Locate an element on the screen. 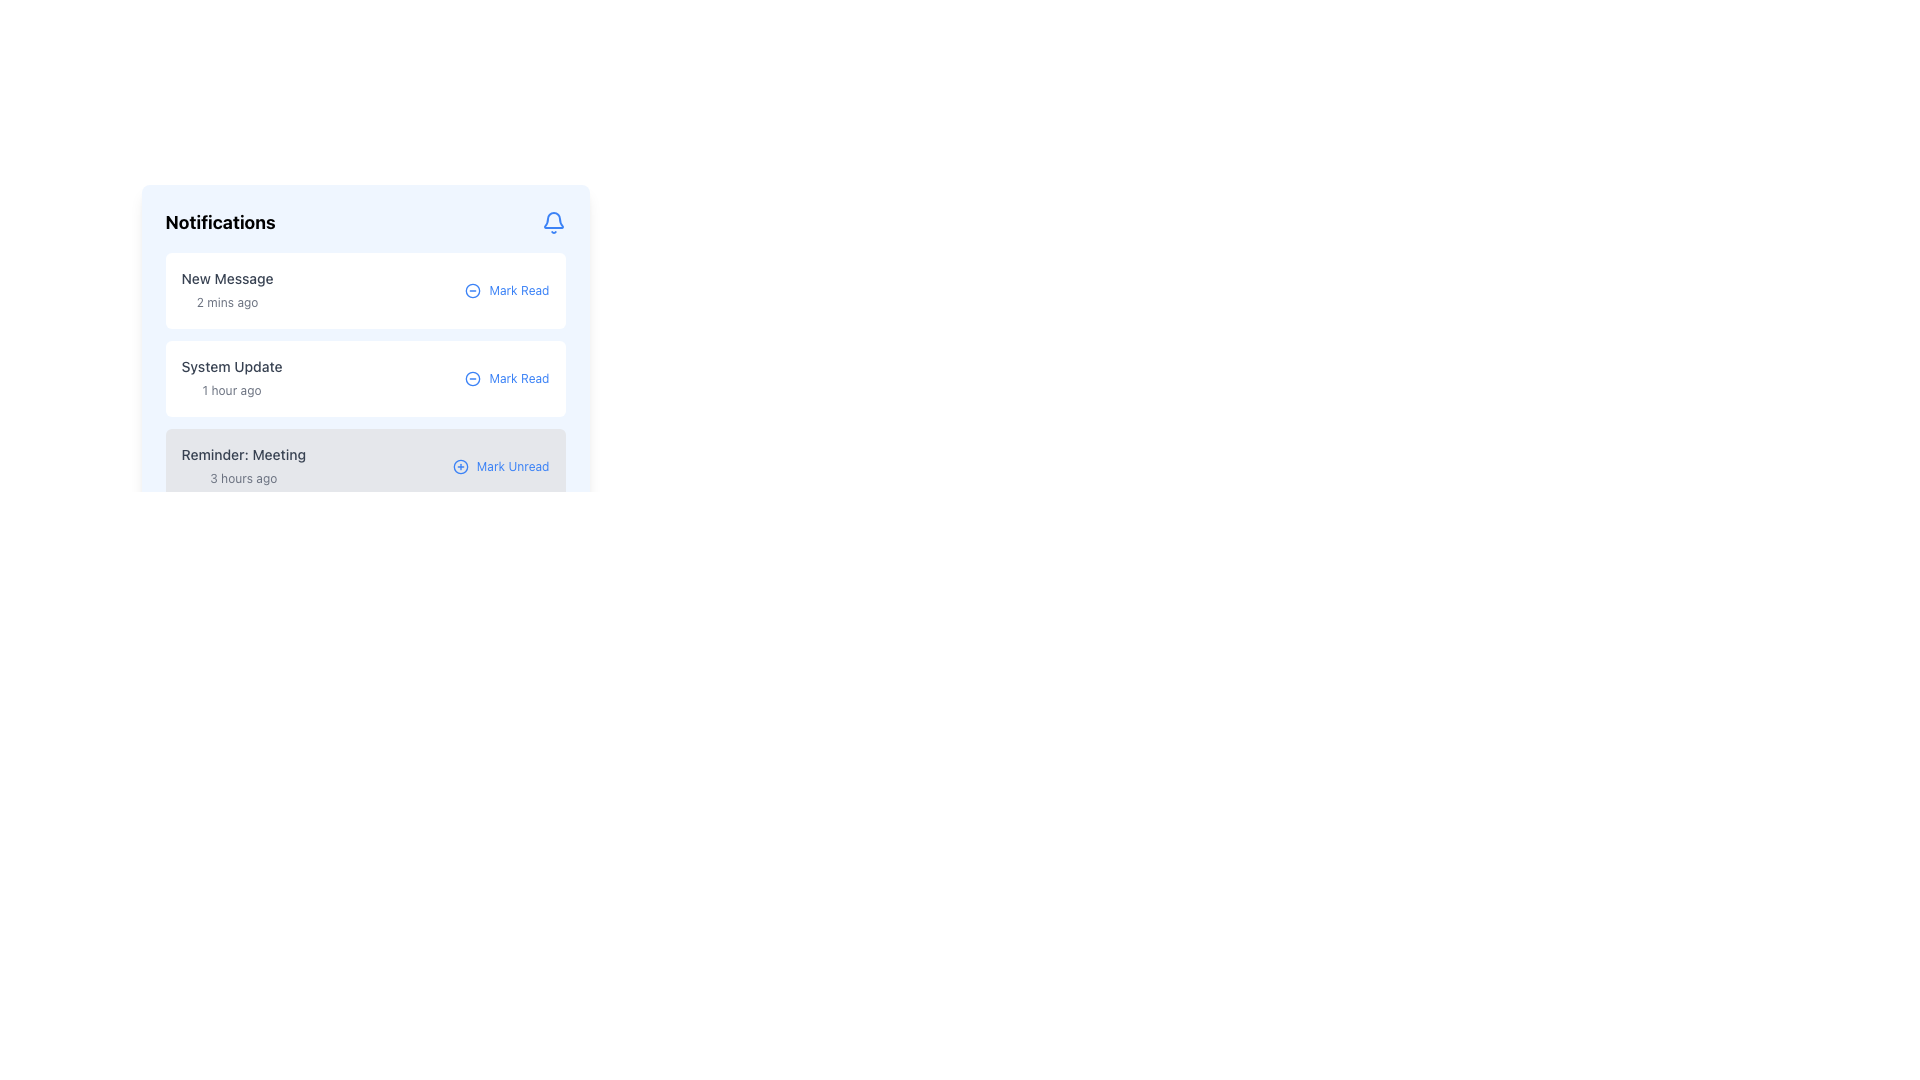 The image size is (1920, 1080). the decorative circular outline of the plus icon located in the 'Mark Unread' section of the 'Reminder: Meeting' notification is located at coordinates (459, 466).